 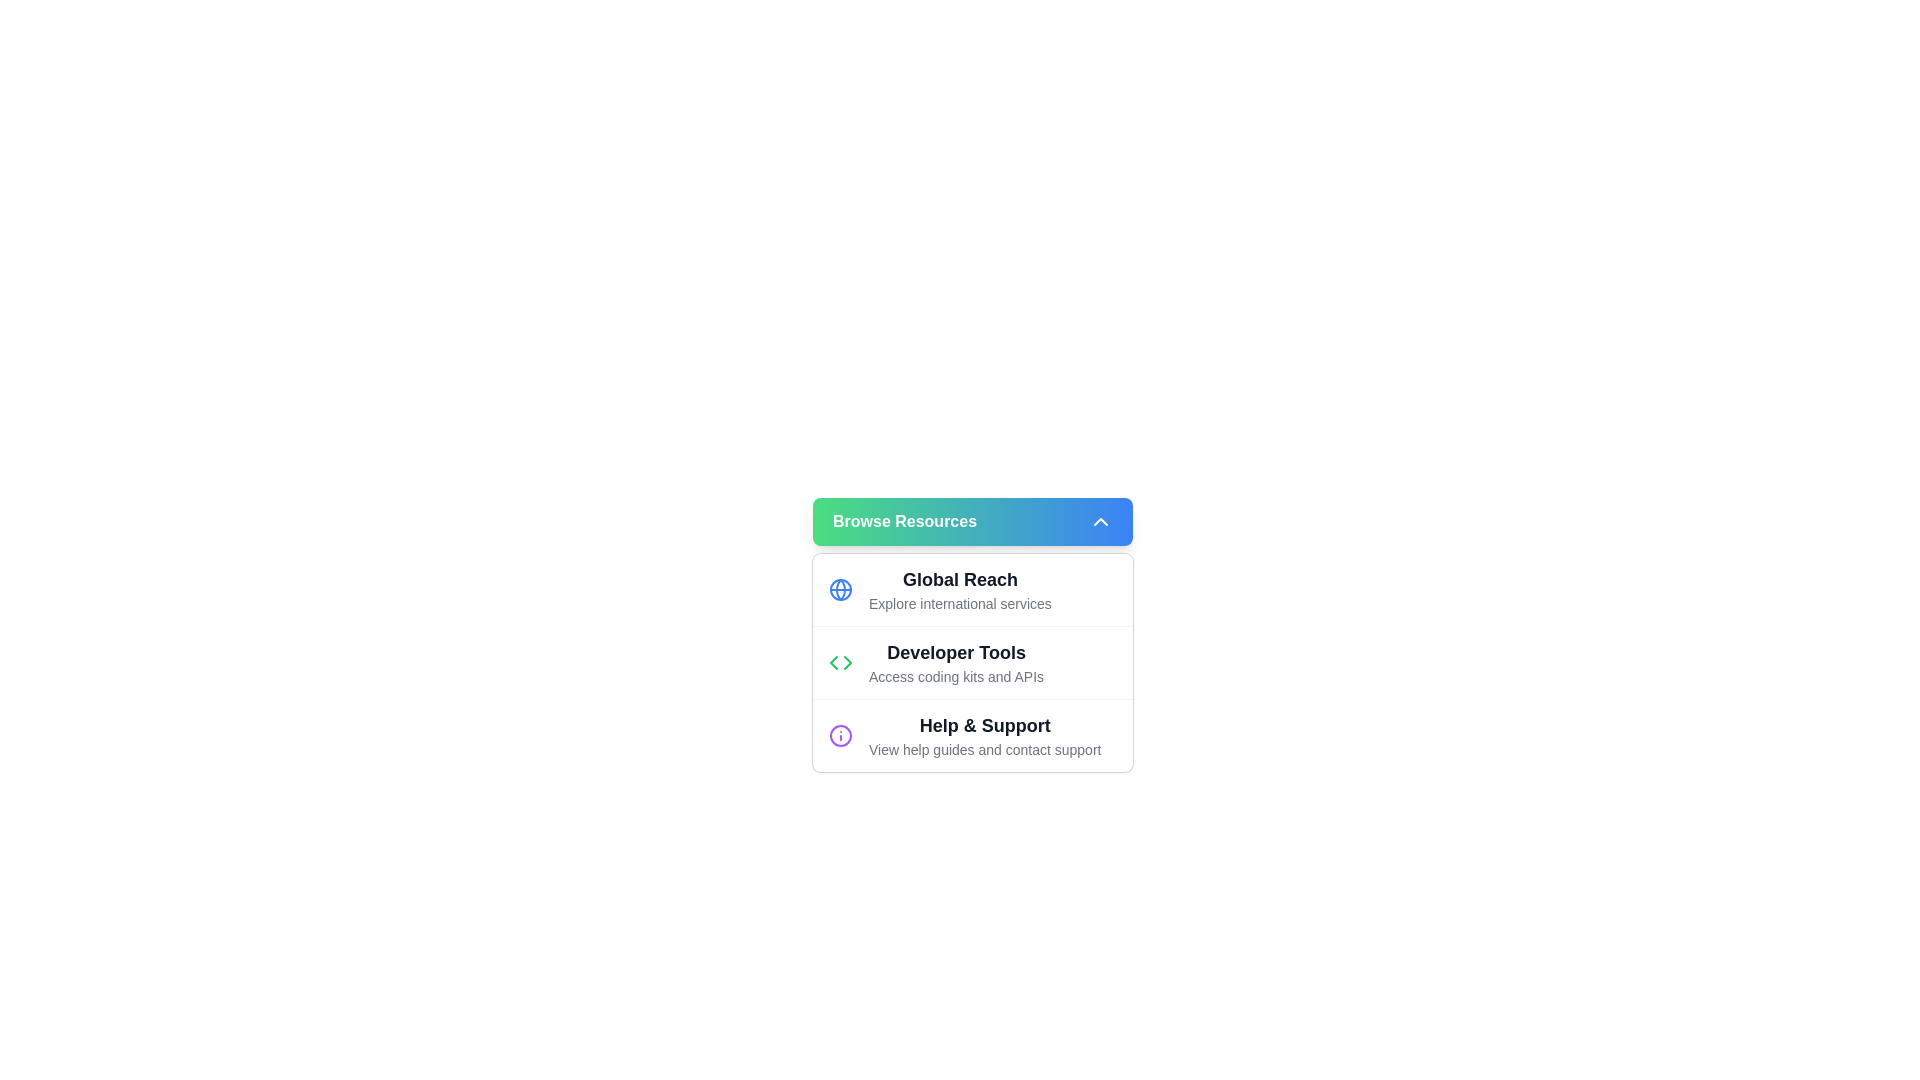 I want to click on the 'Help & Support' icon, which visually represents the section for user assistance and is located to the left of the bold title text 'Help & Support', so click(x=840, y=736).